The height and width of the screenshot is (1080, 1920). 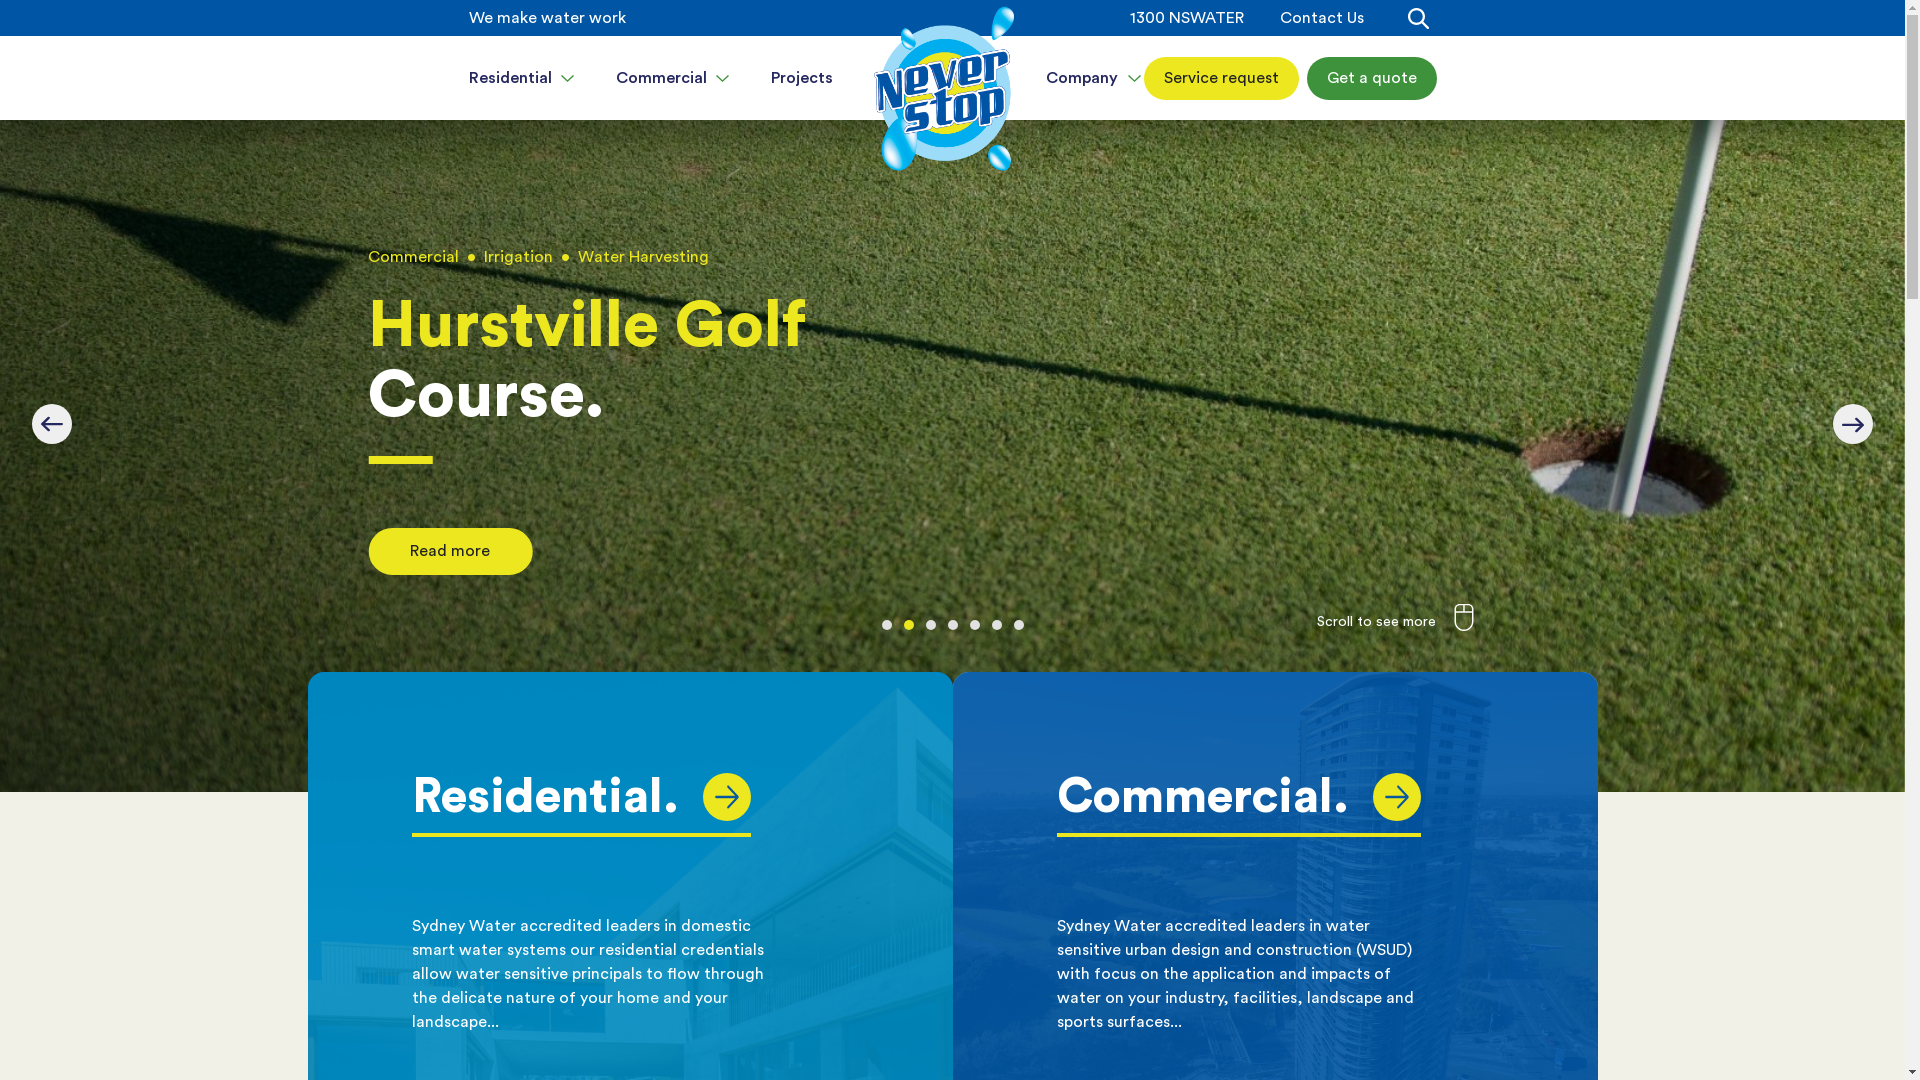 What do you see at coordinates (521, 76) in the screenshot?
I see `'Residential'` at bounding box center [521, 76].